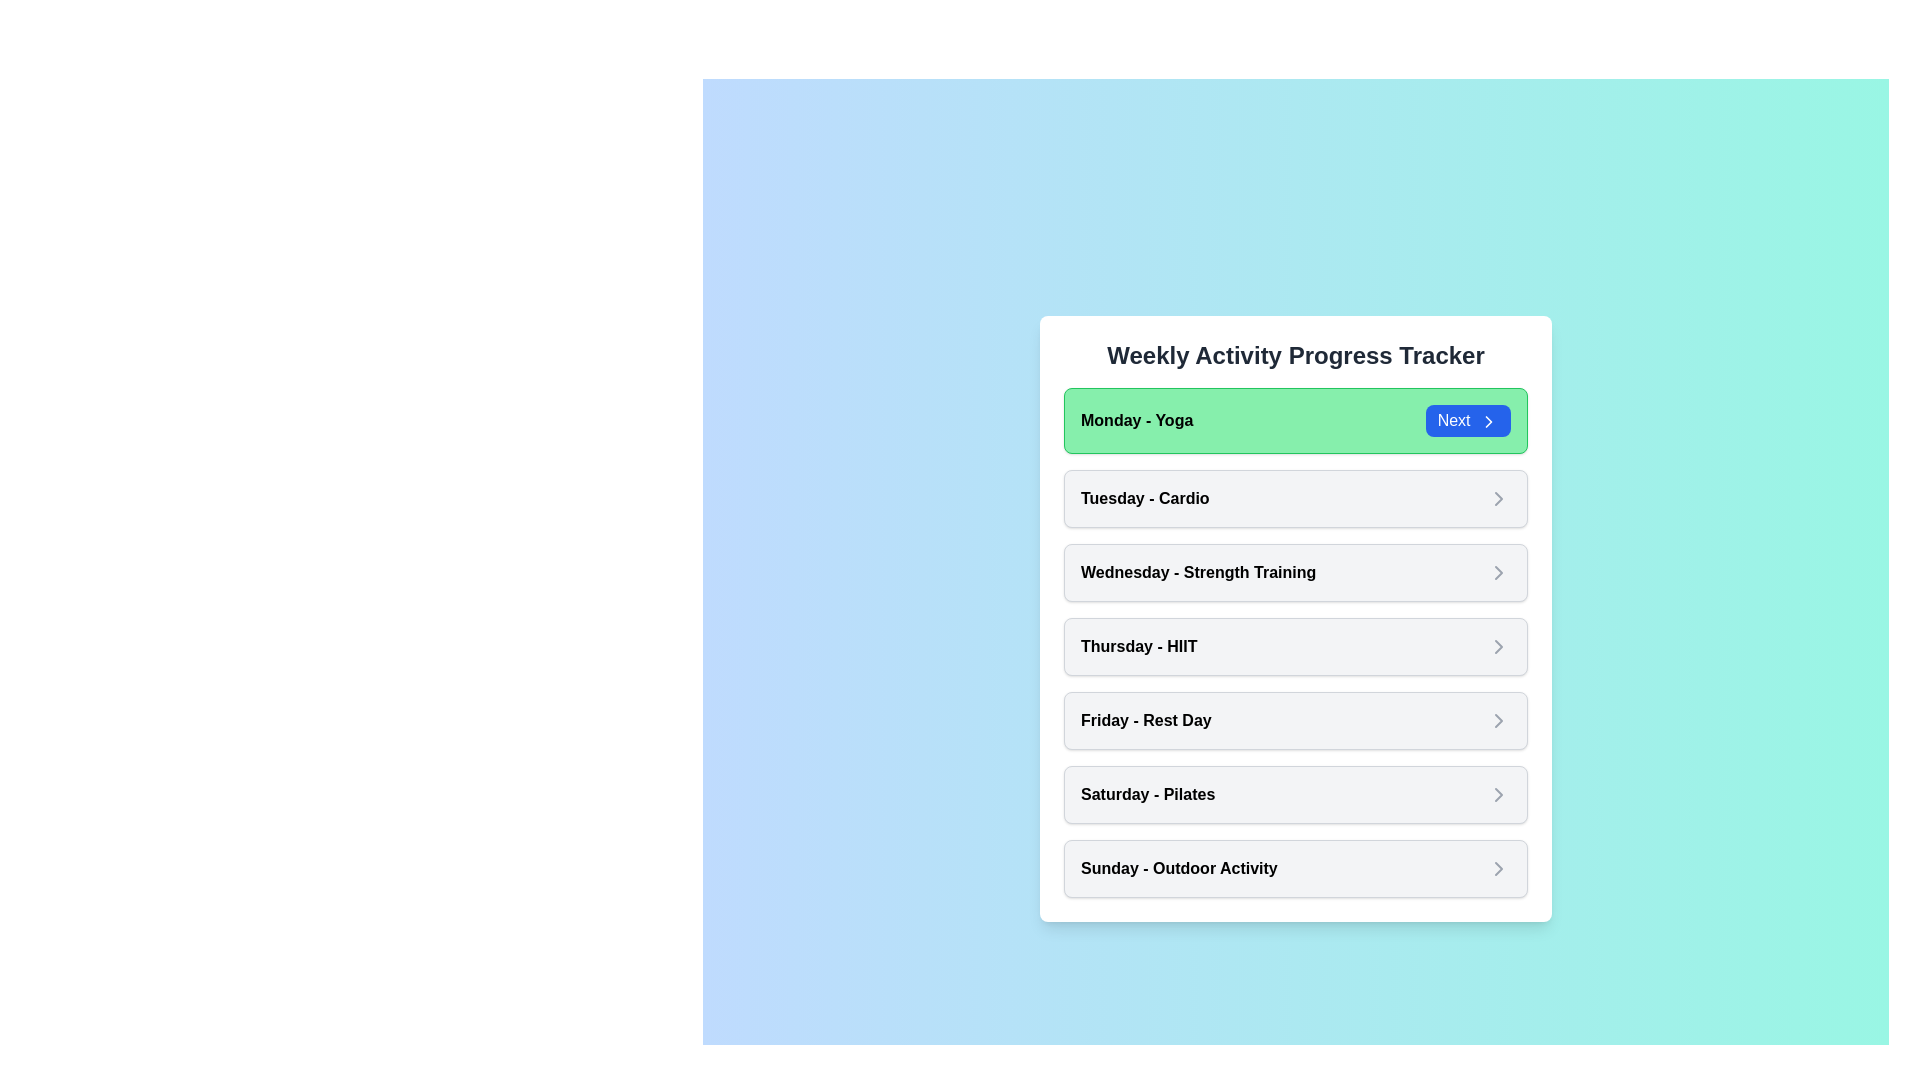 This screenshot has width=1920, height=1080. What do you see at coordinates (1488, 419) in the screenshot?
I see `the right-facing chevron icon indirectly by clicking the blue 'Next' button it is located within` at bounding box center [1488, 419].